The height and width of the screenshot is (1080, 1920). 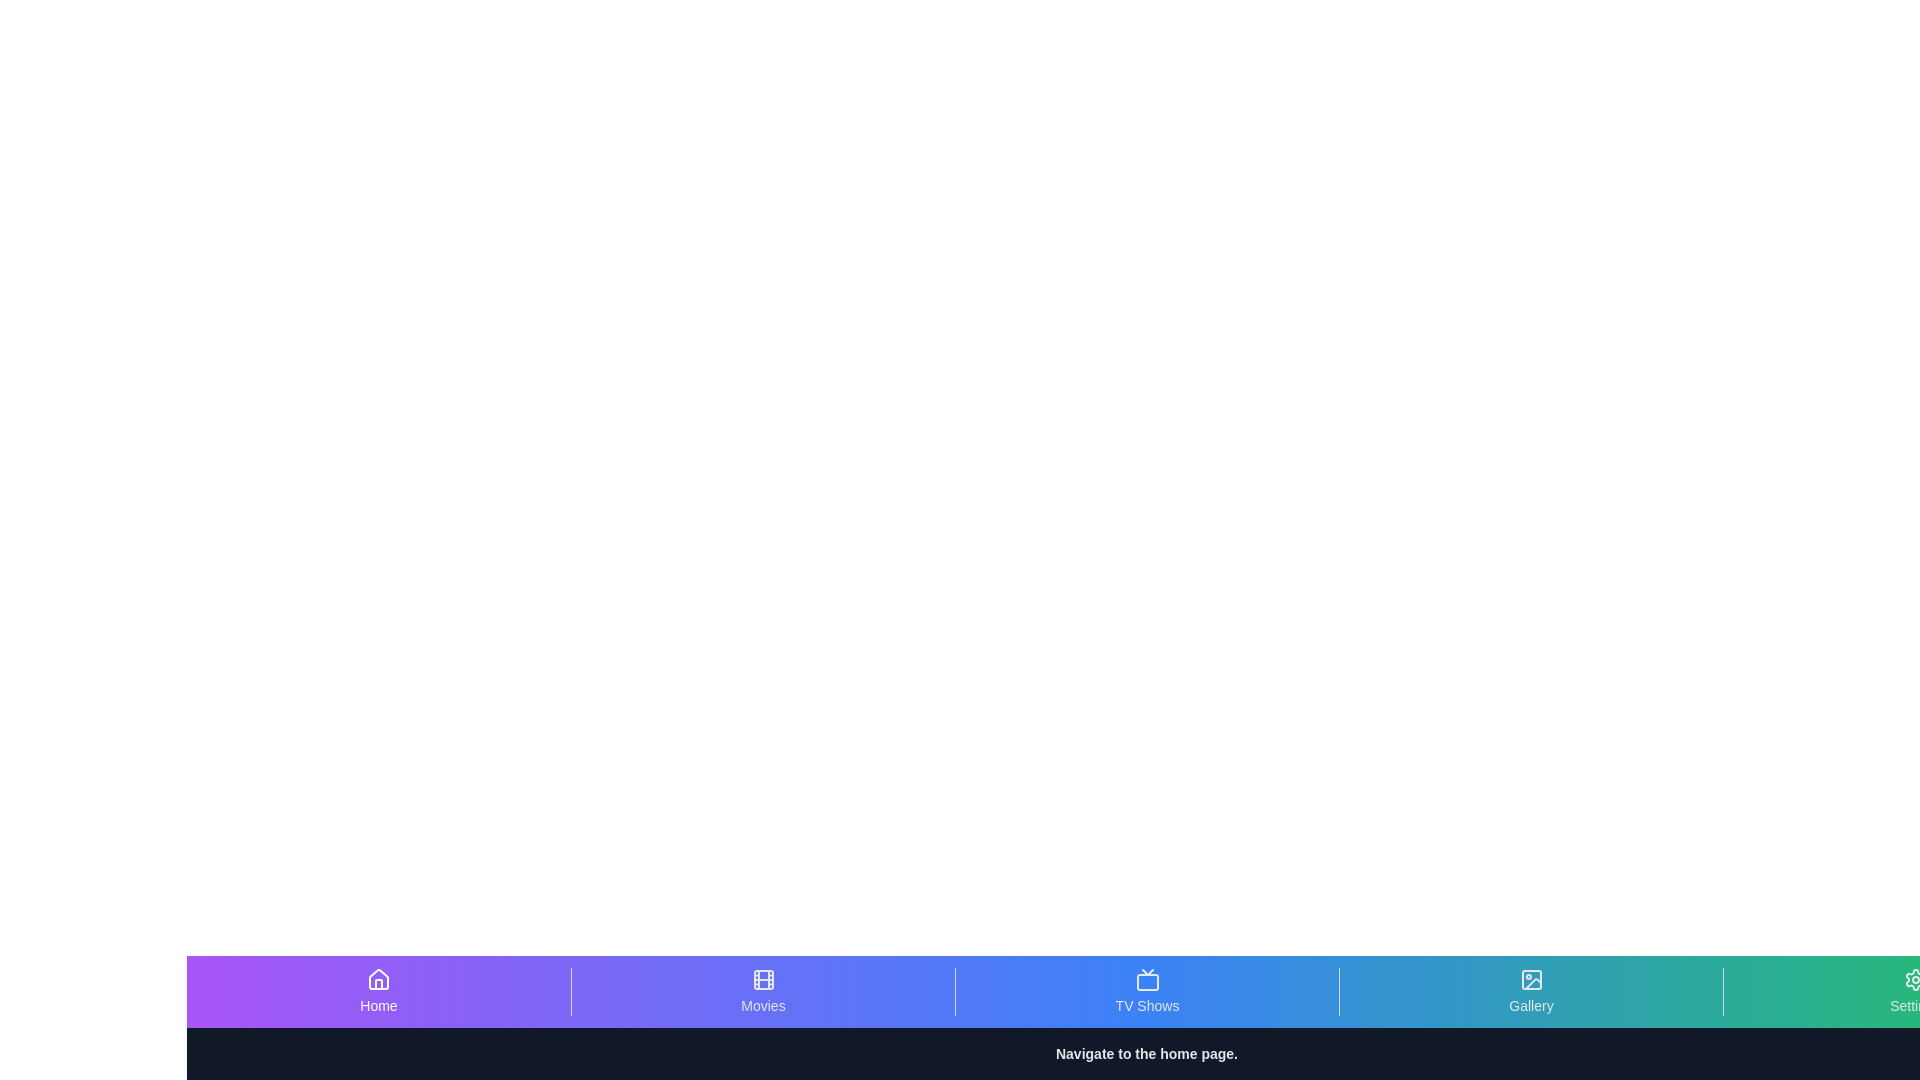 What do you see at coordinates (1530, 991) in the screenshot?
I see `the Gallery tab to view its hover effects` at bounding box center [1530, 991].